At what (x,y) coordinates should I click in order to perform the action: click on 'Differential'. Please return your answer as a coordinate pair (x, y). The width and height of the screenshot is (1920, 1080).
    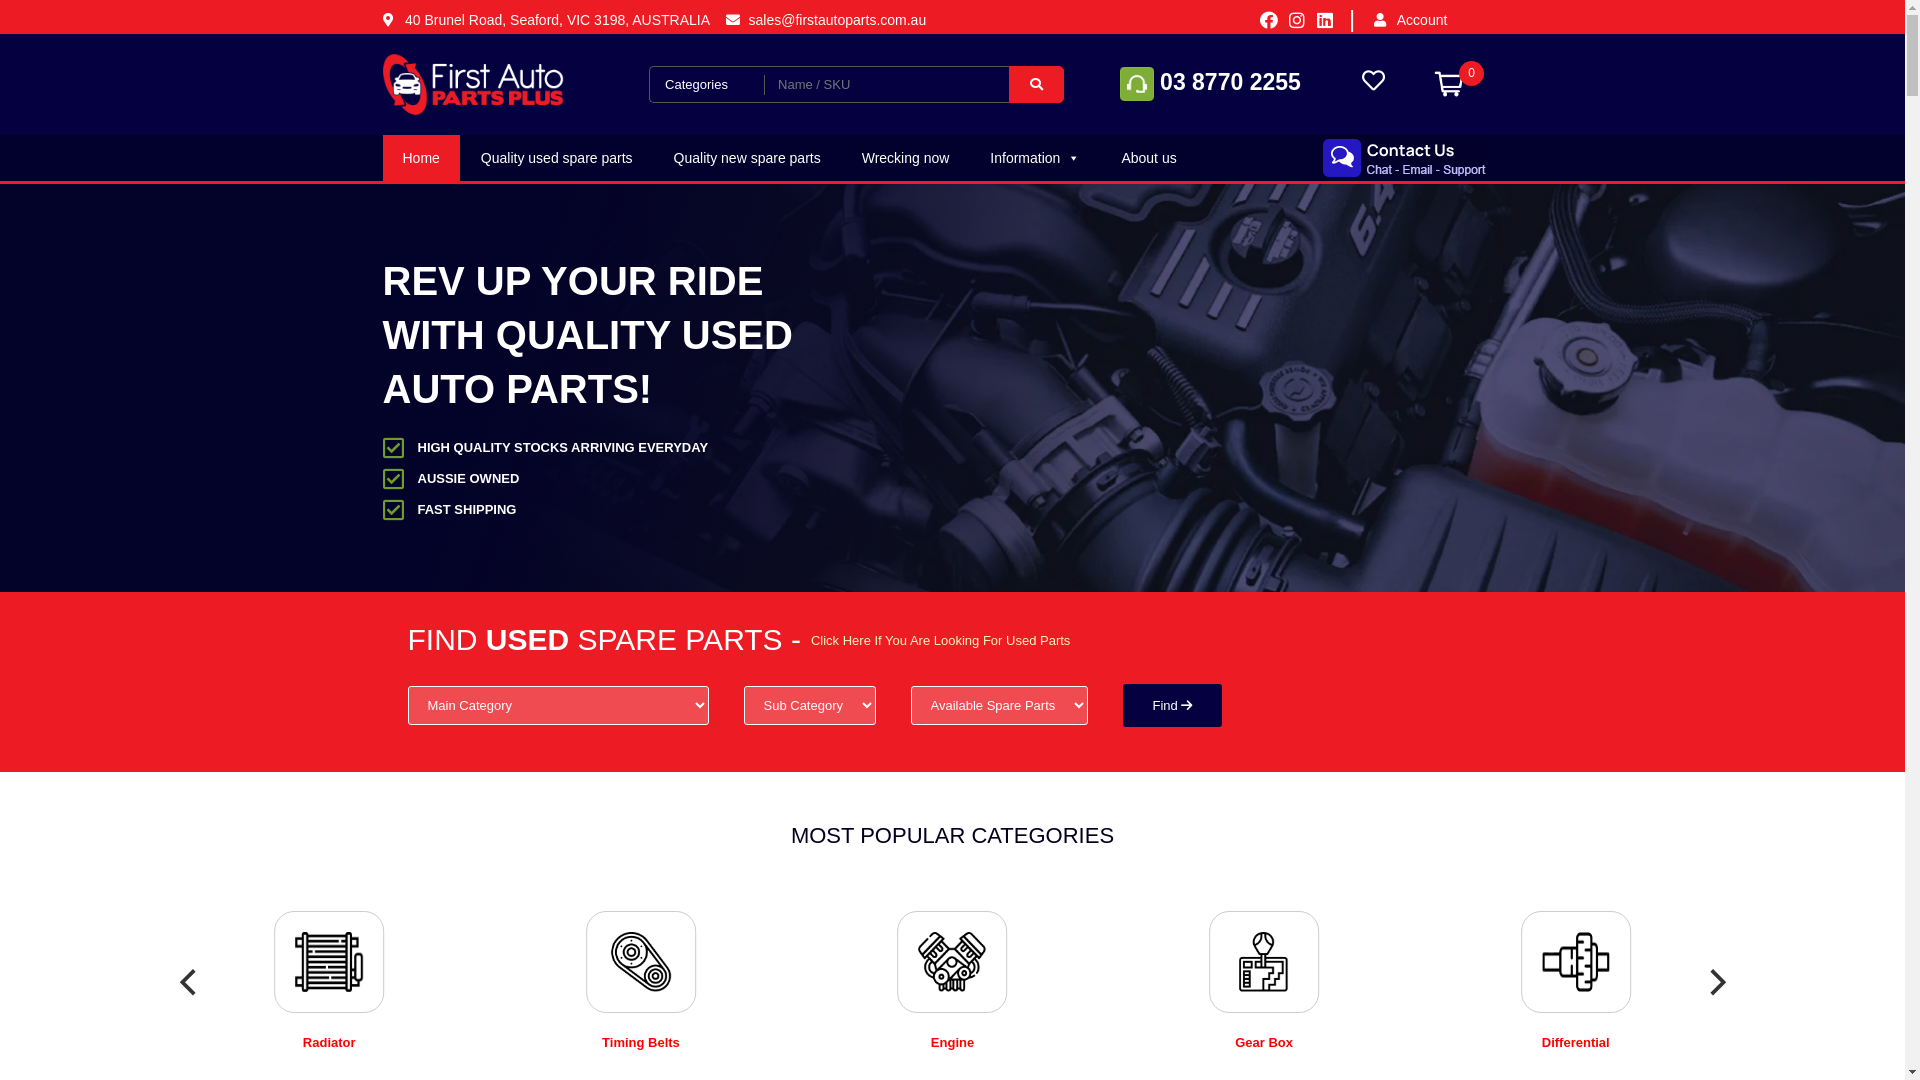
    Looking at the image, I should click on (1574, 1041).